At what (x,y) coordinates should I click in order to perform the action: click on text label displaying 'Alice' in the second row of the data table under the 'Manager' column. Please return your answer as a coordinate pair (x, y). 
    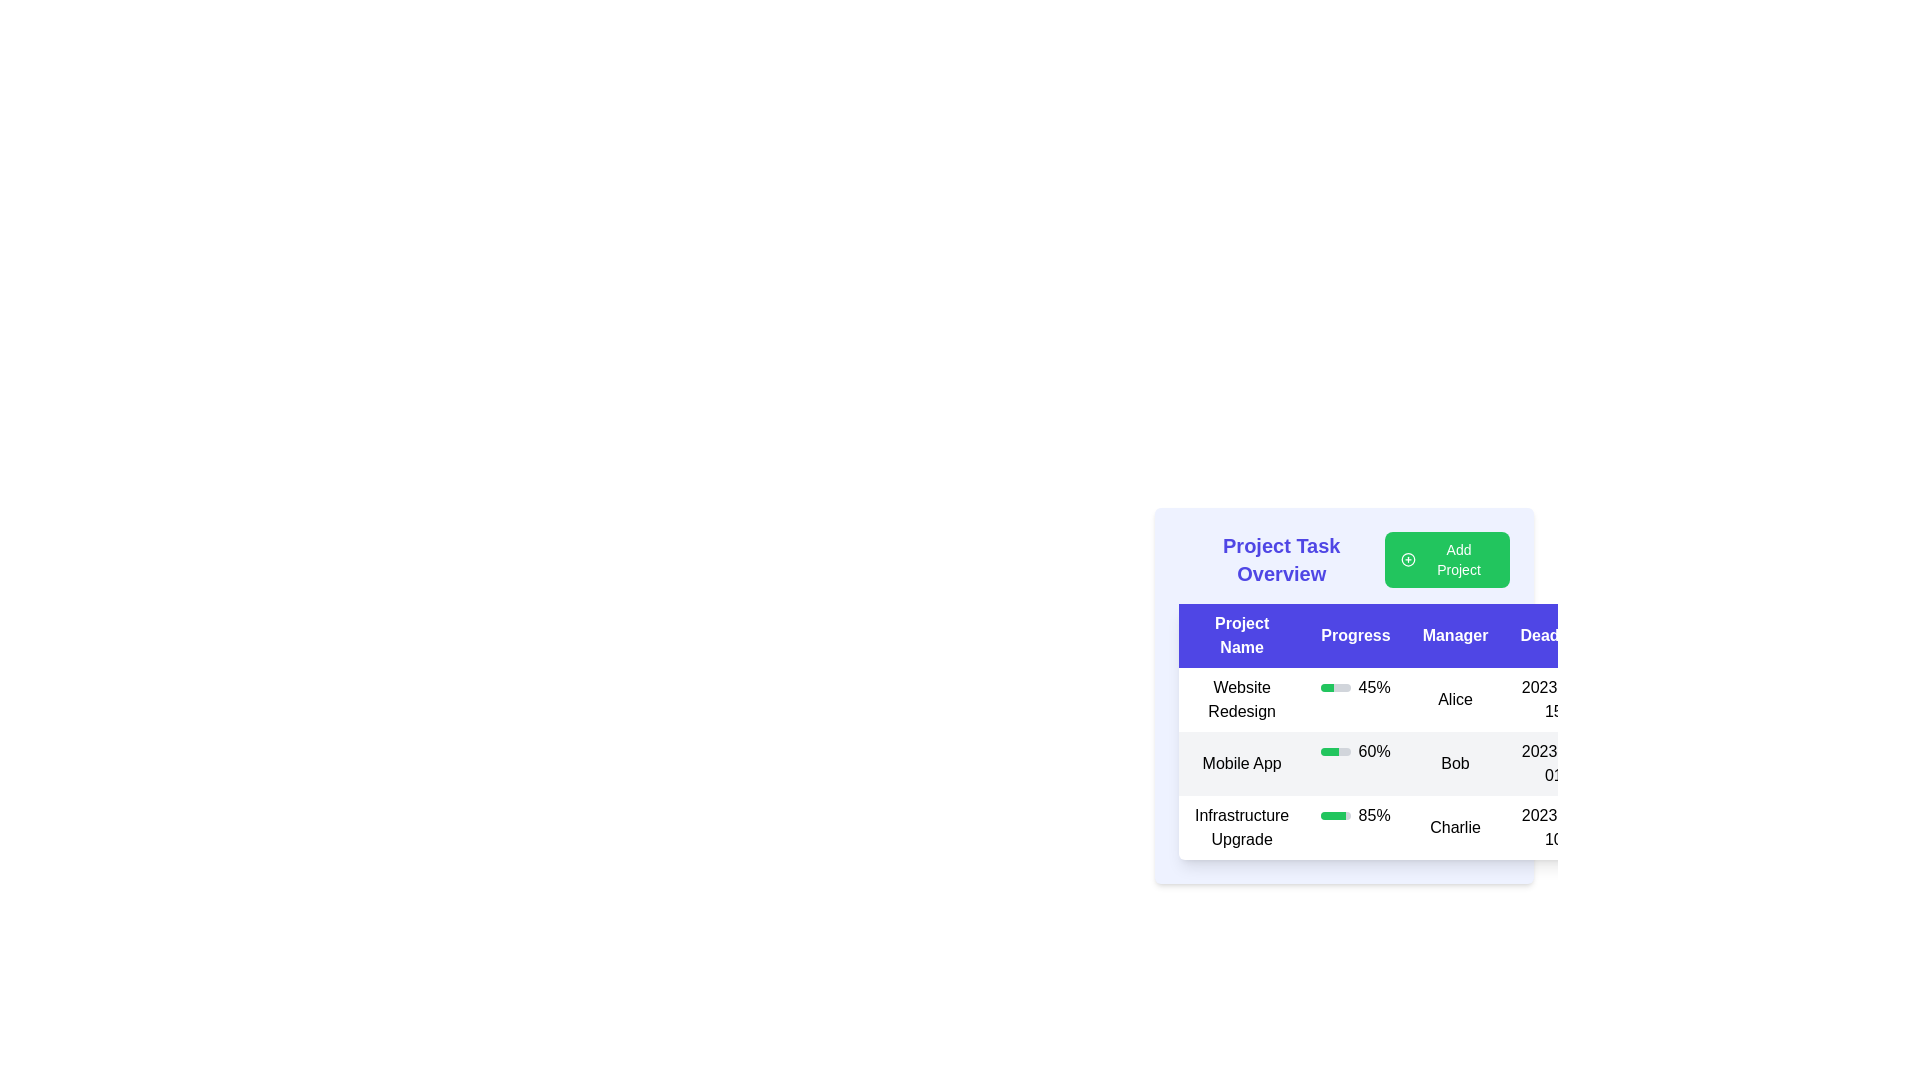
    Looking at the image, I should click on (1455, 698).